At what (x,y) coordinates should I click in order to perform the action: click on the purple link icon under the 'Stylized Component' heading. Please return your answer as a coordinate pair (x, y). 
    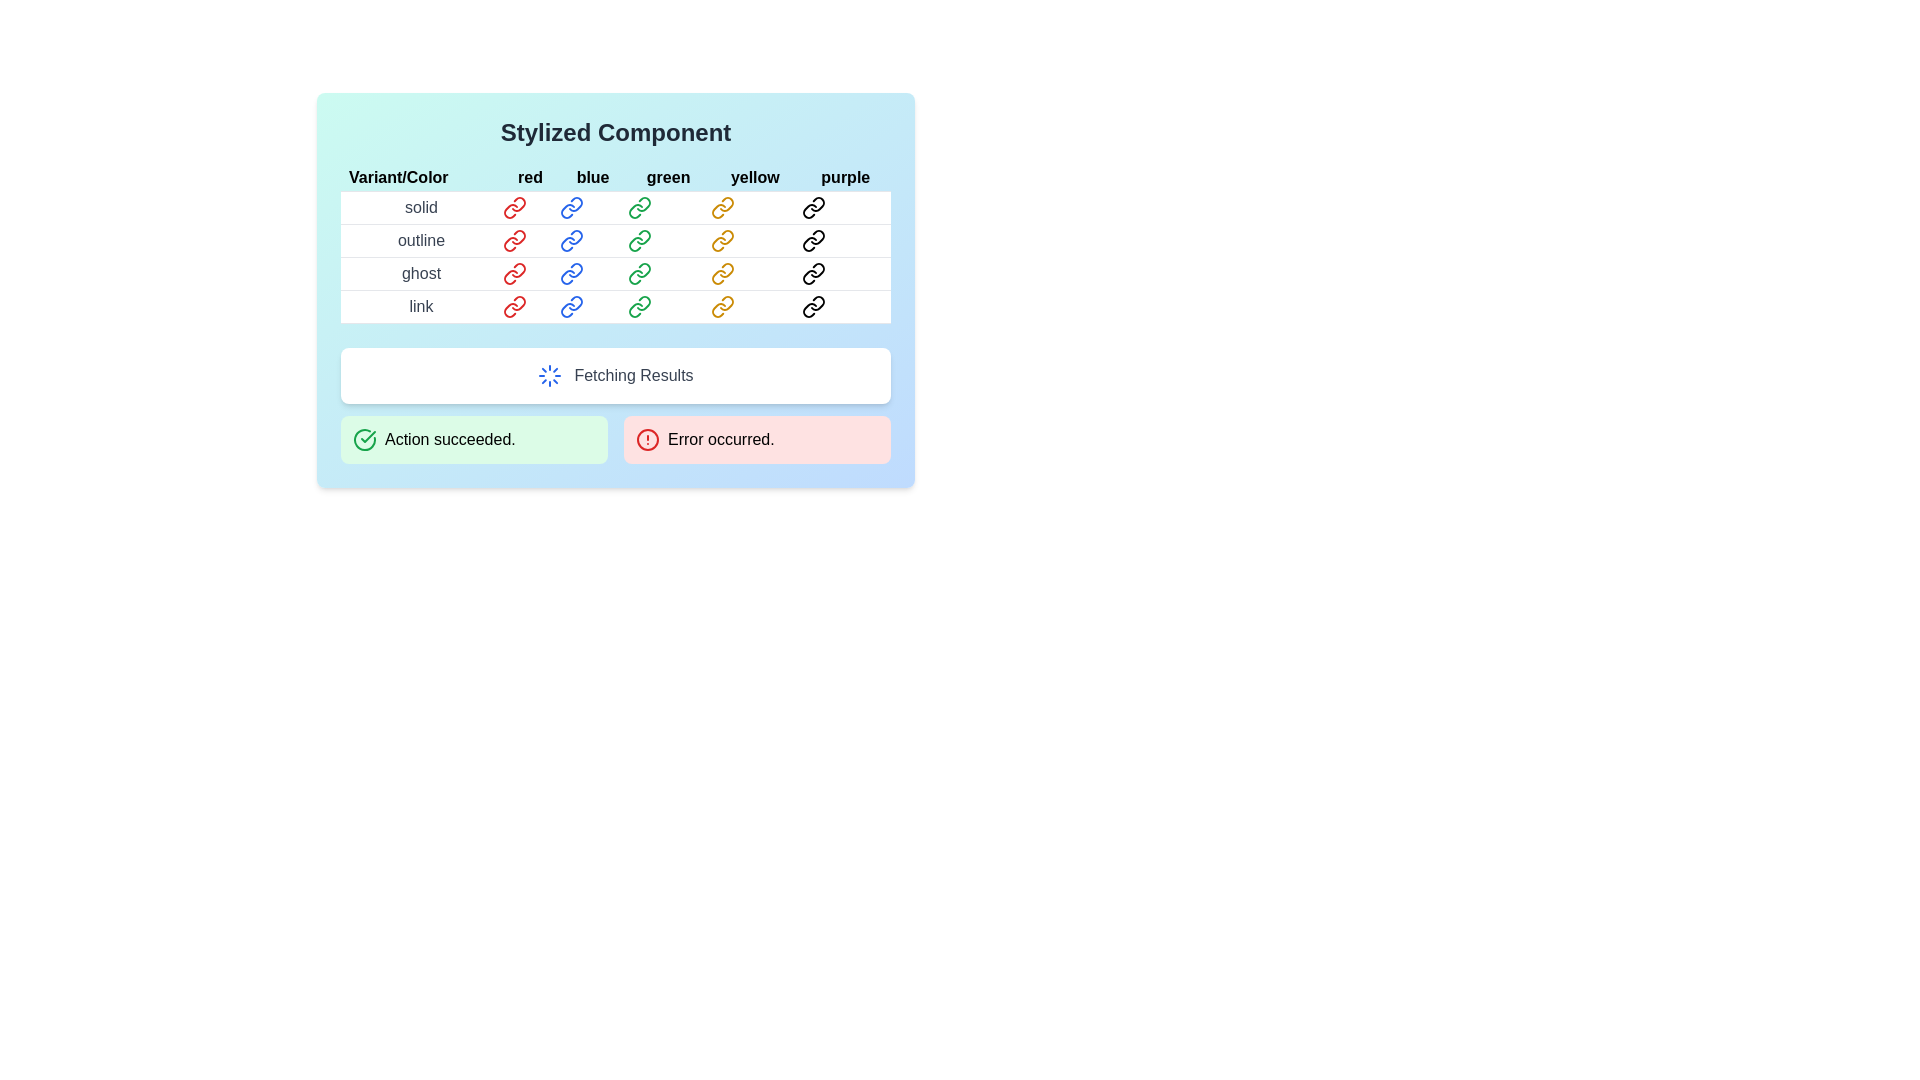
    Looking at the image, I should click on (813, 307).